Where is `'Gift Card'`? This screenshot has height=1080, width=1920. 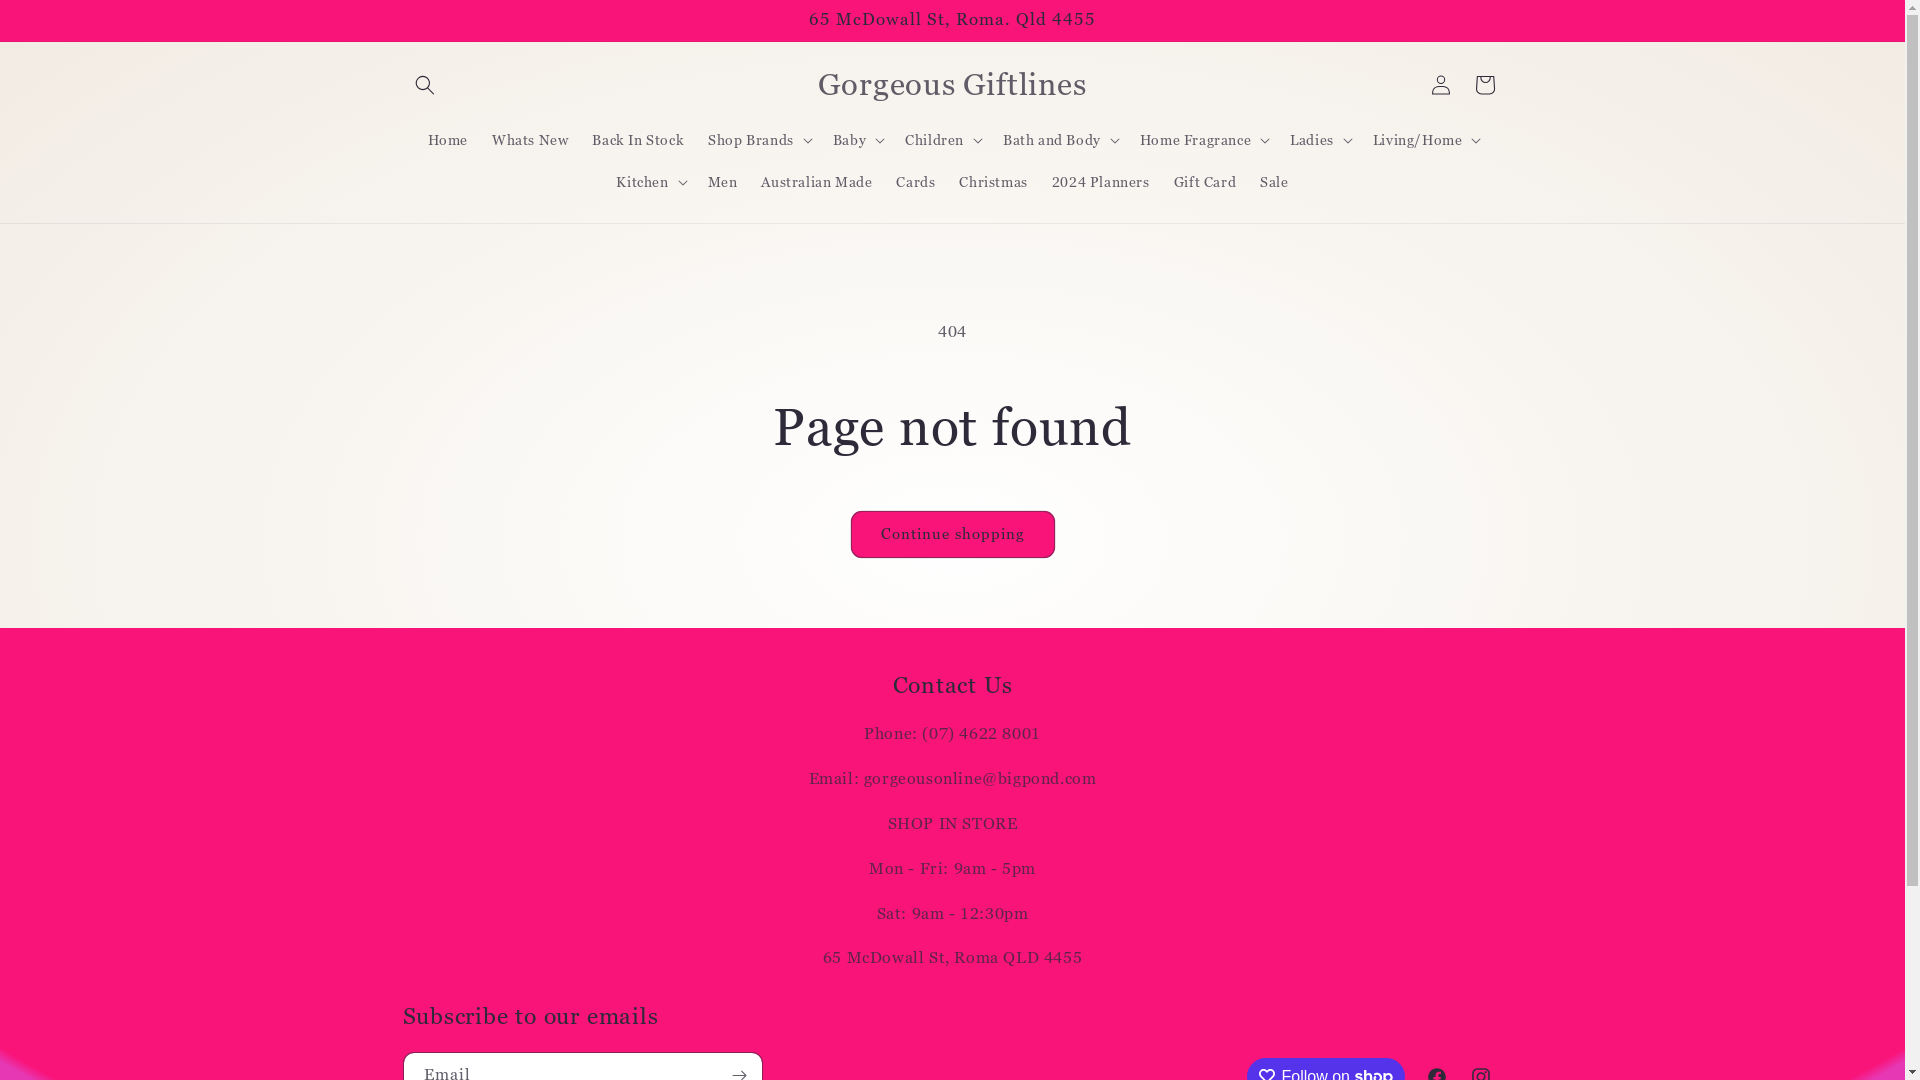
'Gift Card' is located at coordinates (1203, 181).